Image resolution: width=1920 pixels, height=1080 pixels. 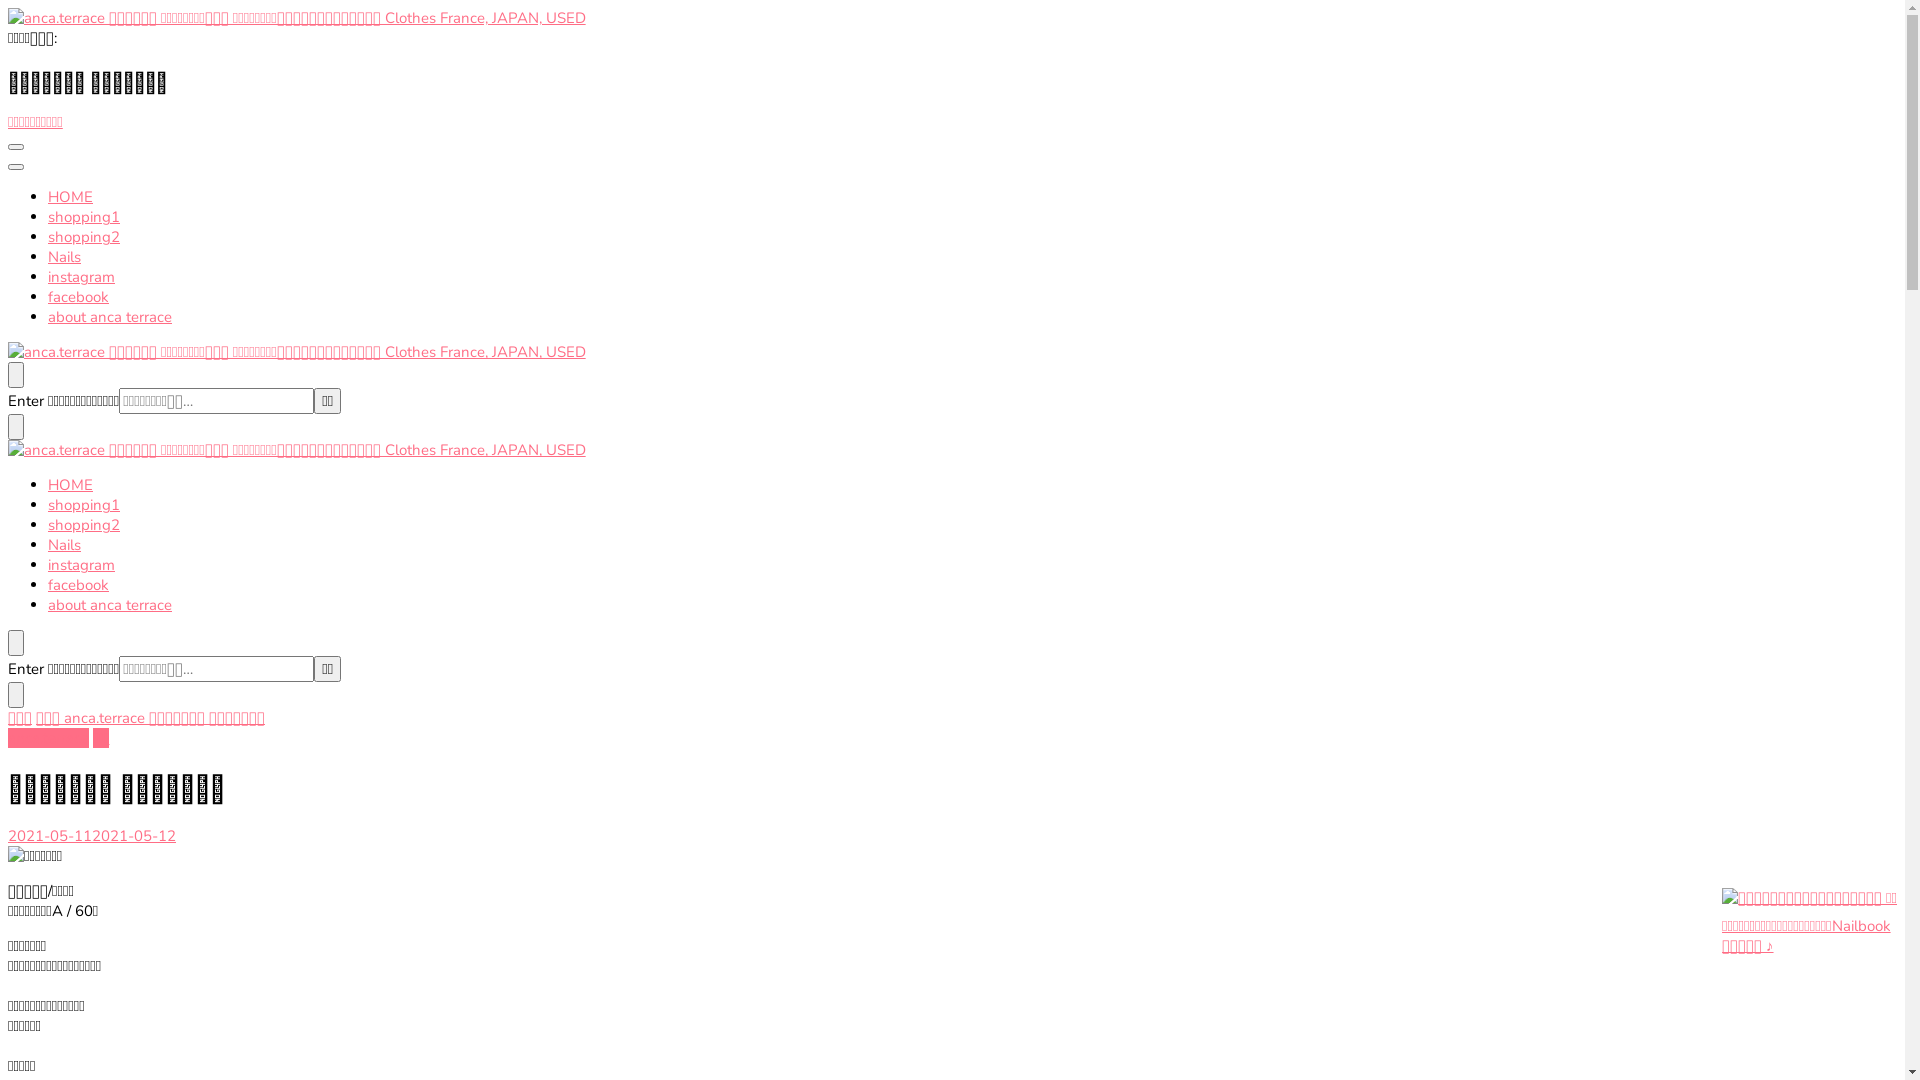 What do you see at coordinates (78, 585) in the screenshot?
I see `'facebook'` at bounding box center [78, 585].